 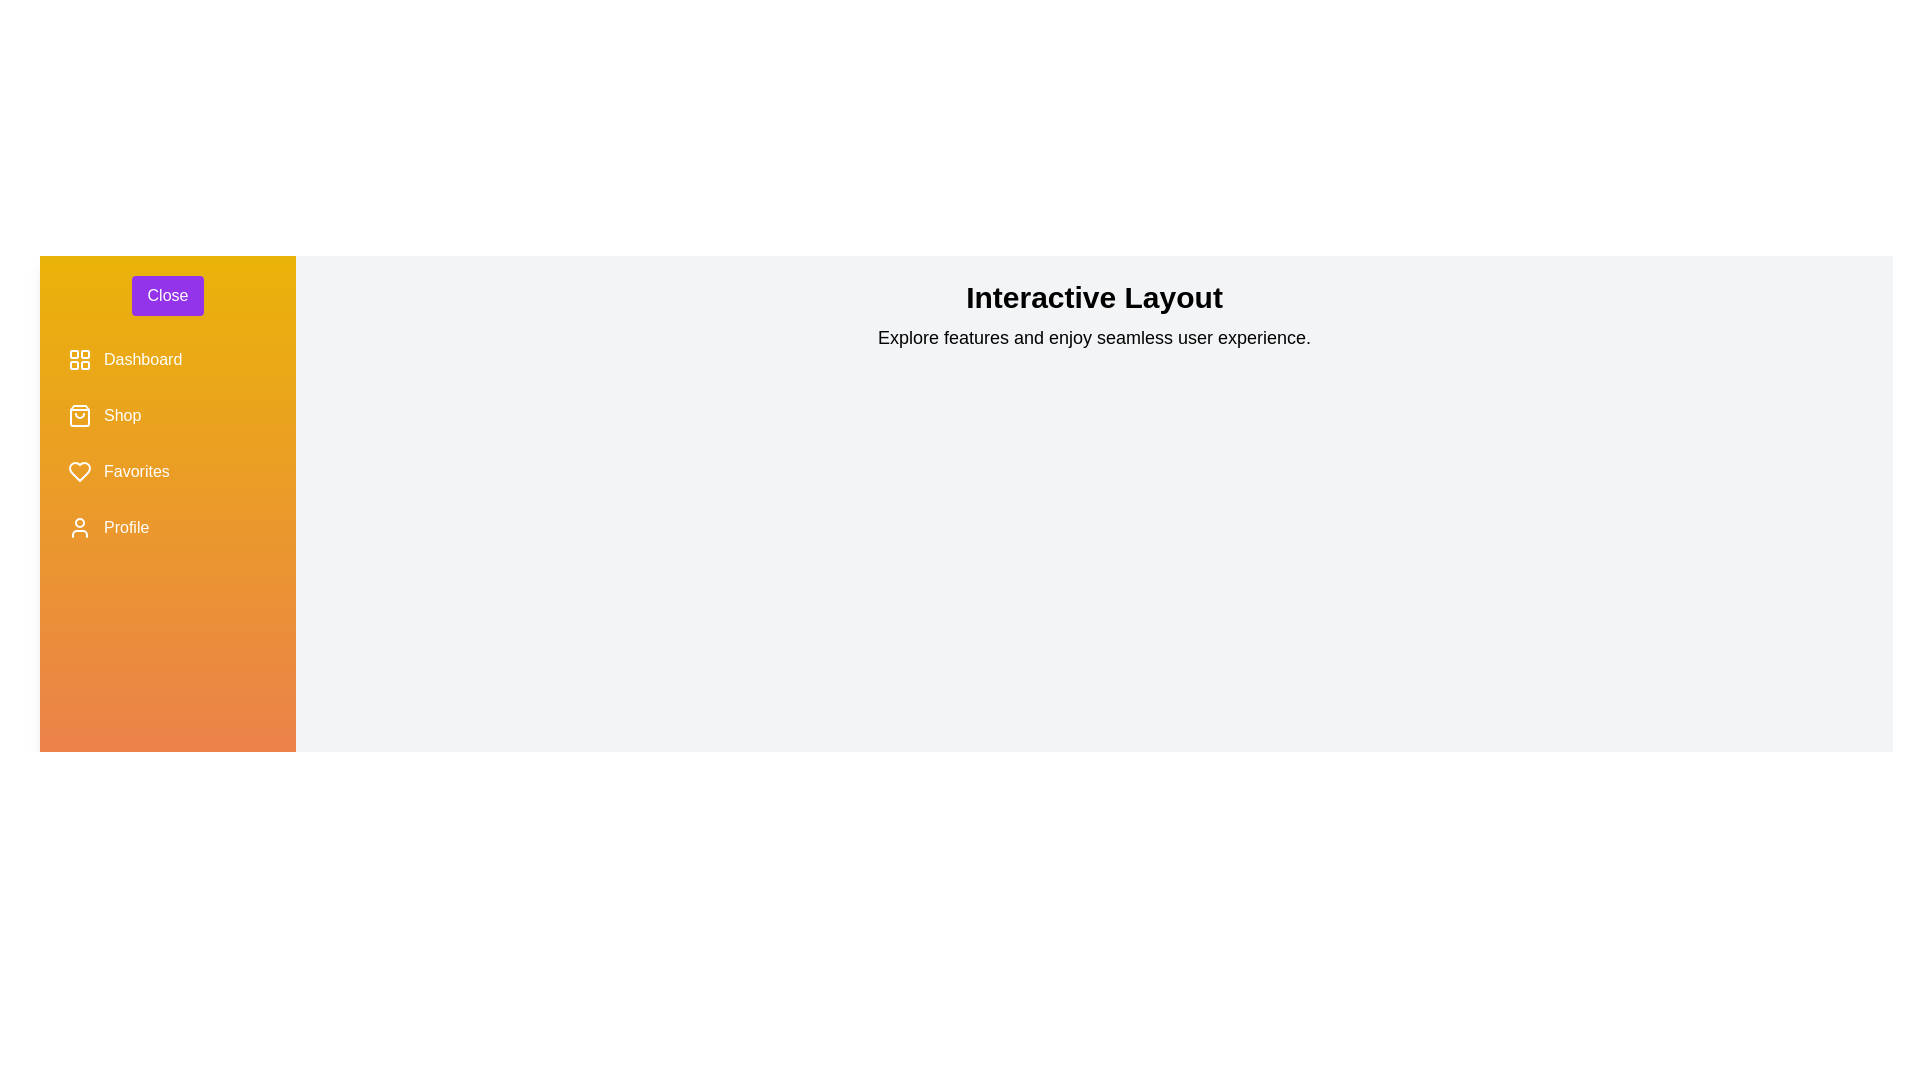 What do you see at coordinates (168, 358) in the screenshot?
I see `the menu item labeled Dashboard to observe its hover effect` at bounding box center [168, 358].